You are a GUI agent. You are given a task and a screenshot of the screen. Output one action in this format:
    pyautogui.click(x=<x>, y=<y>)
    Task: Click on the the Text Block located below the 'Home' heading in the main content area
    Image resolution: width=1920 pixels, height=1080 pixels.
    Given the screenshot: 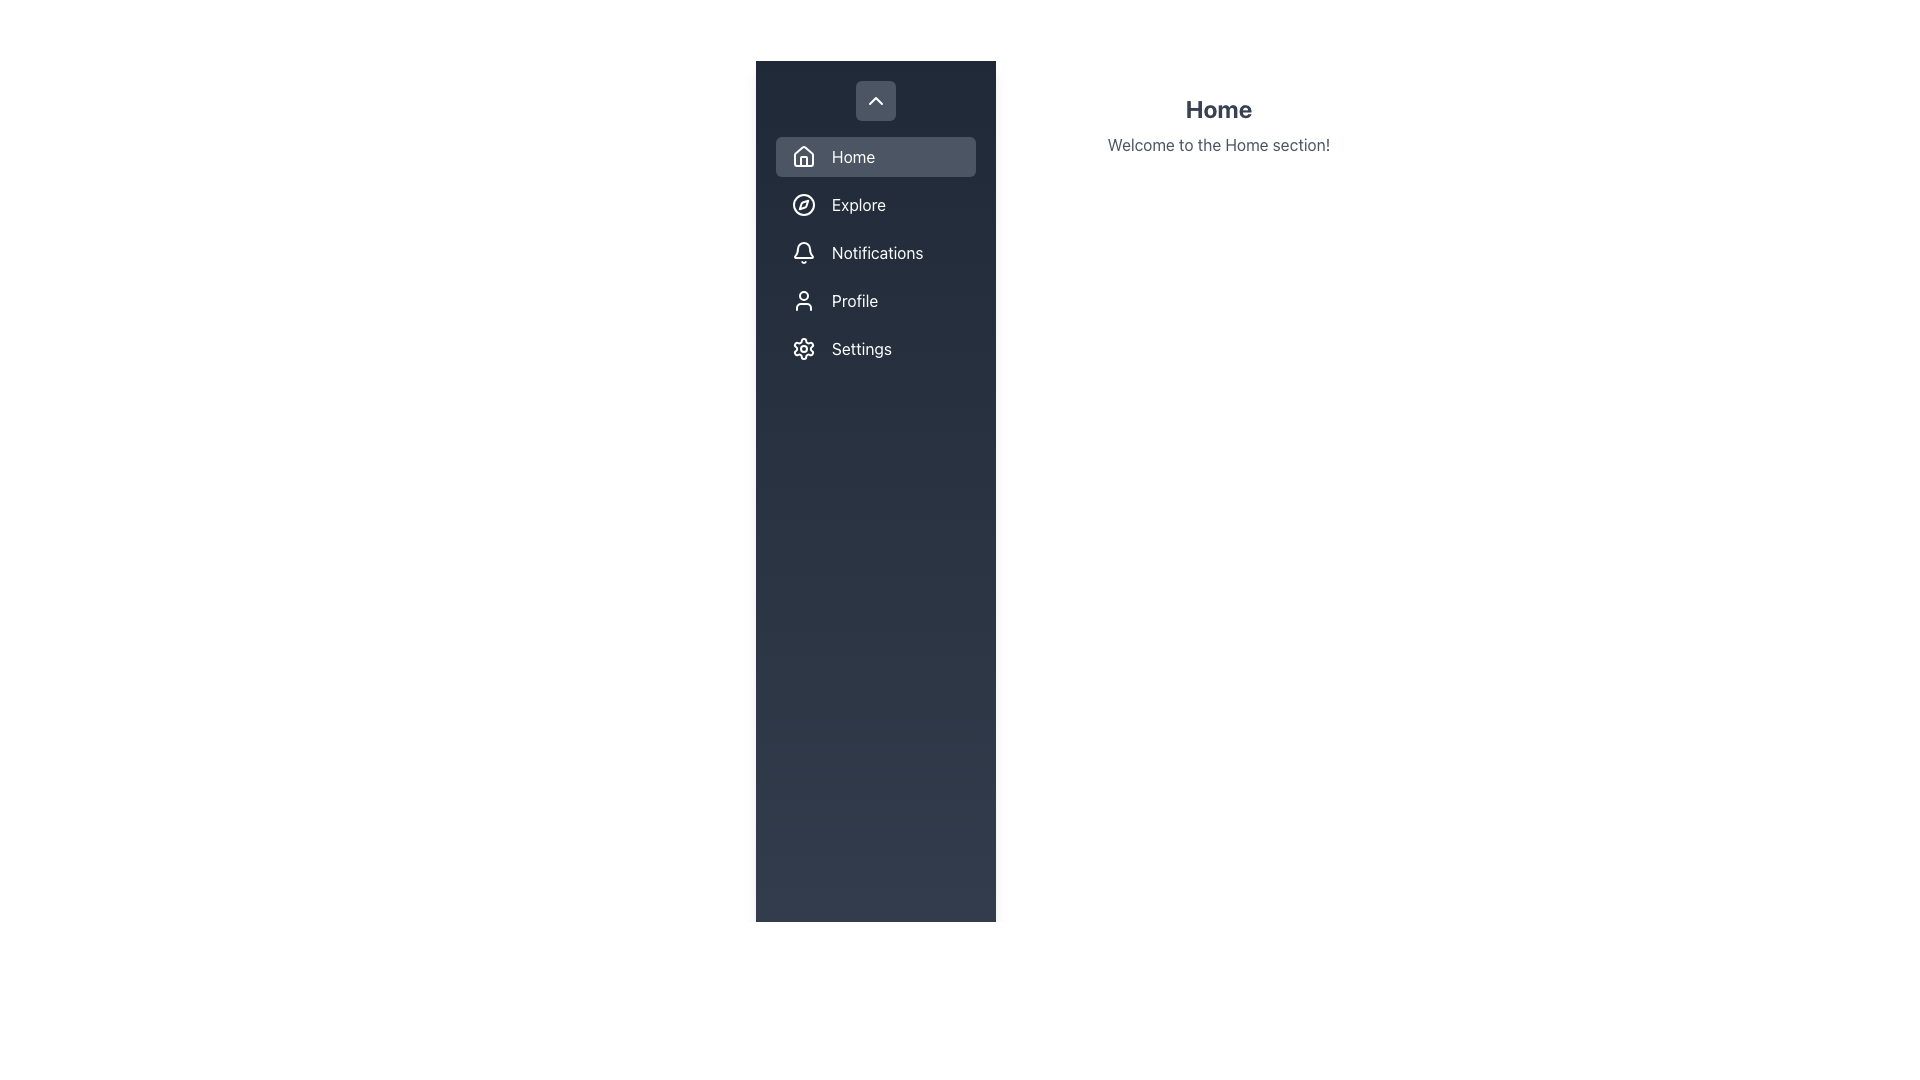 What is the action you would take?
    pyautogui.click(x=1218, y=144)
    